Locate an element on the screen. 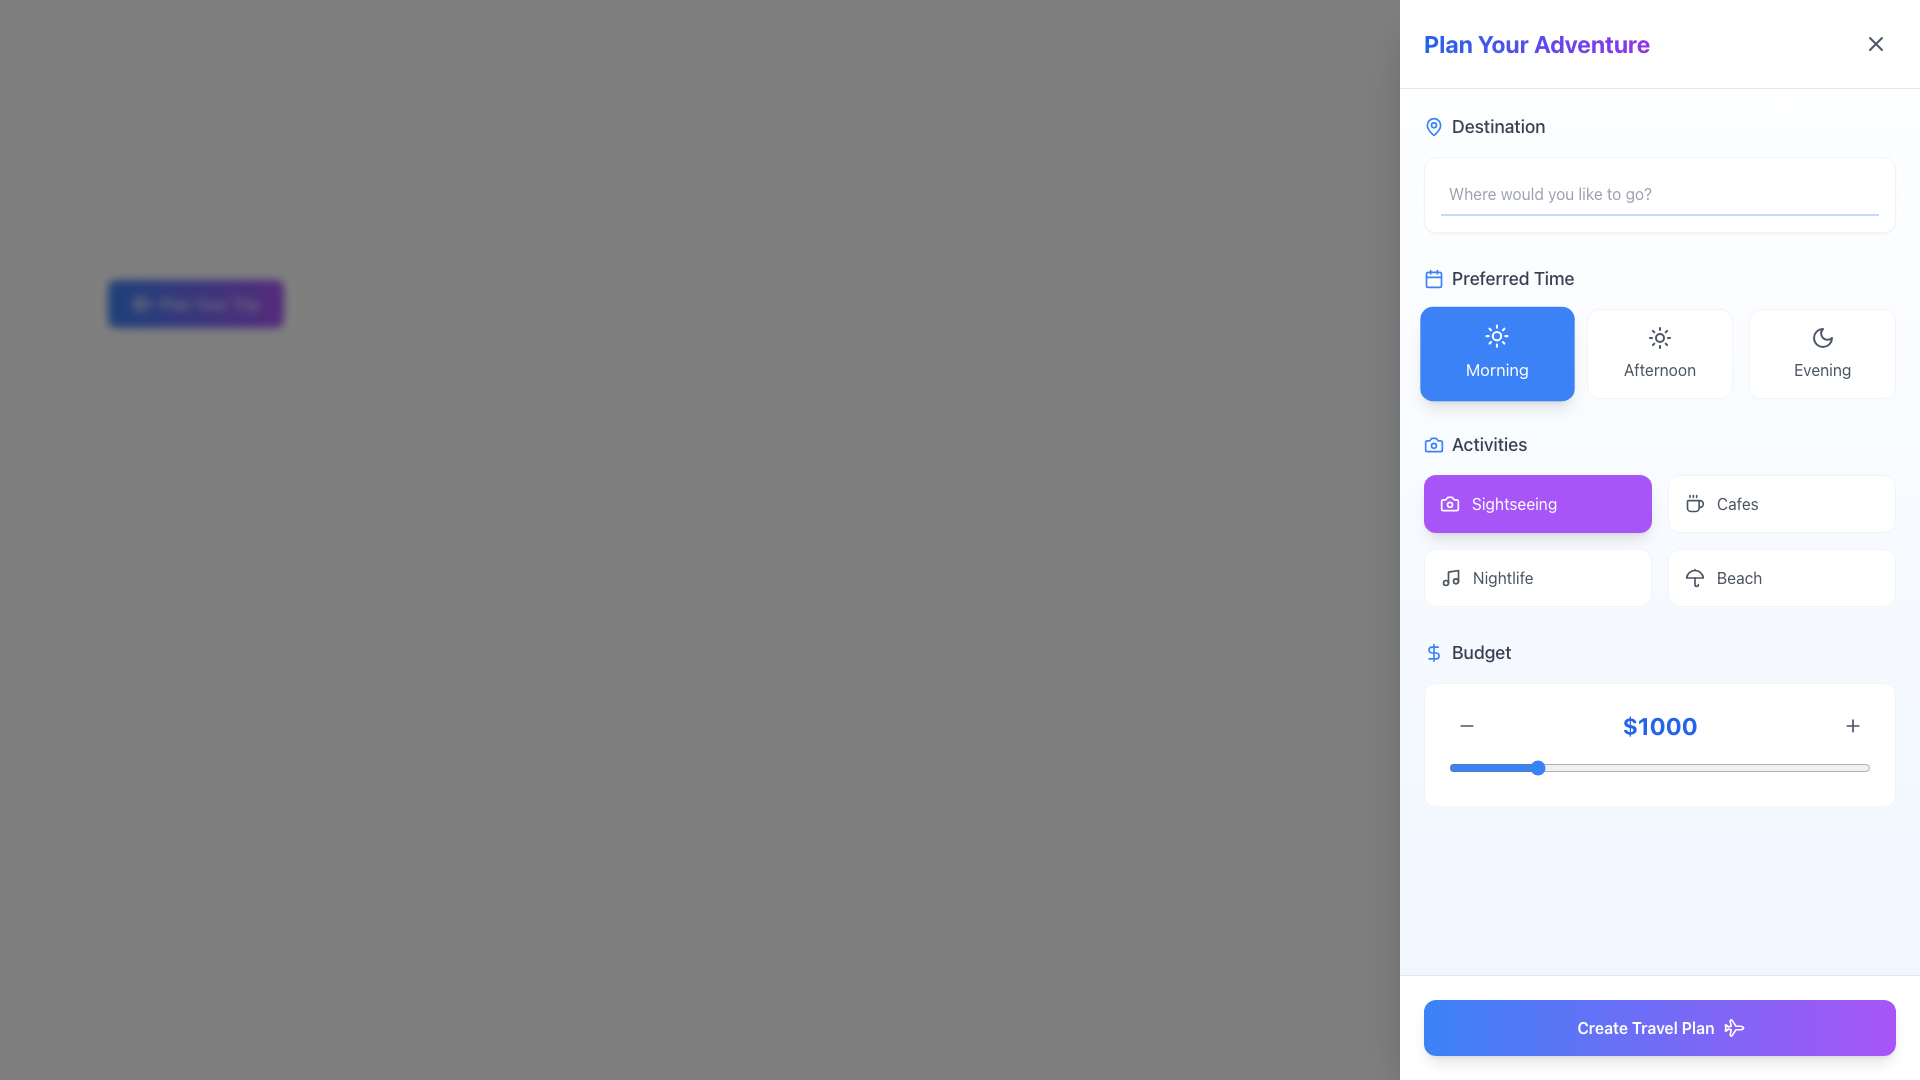 Image resolution: width=1920 pixels, height=1080 pixels. the 'Evening' selection button located under the 'Preferred Time' section is located at coordinates (1822, 353).